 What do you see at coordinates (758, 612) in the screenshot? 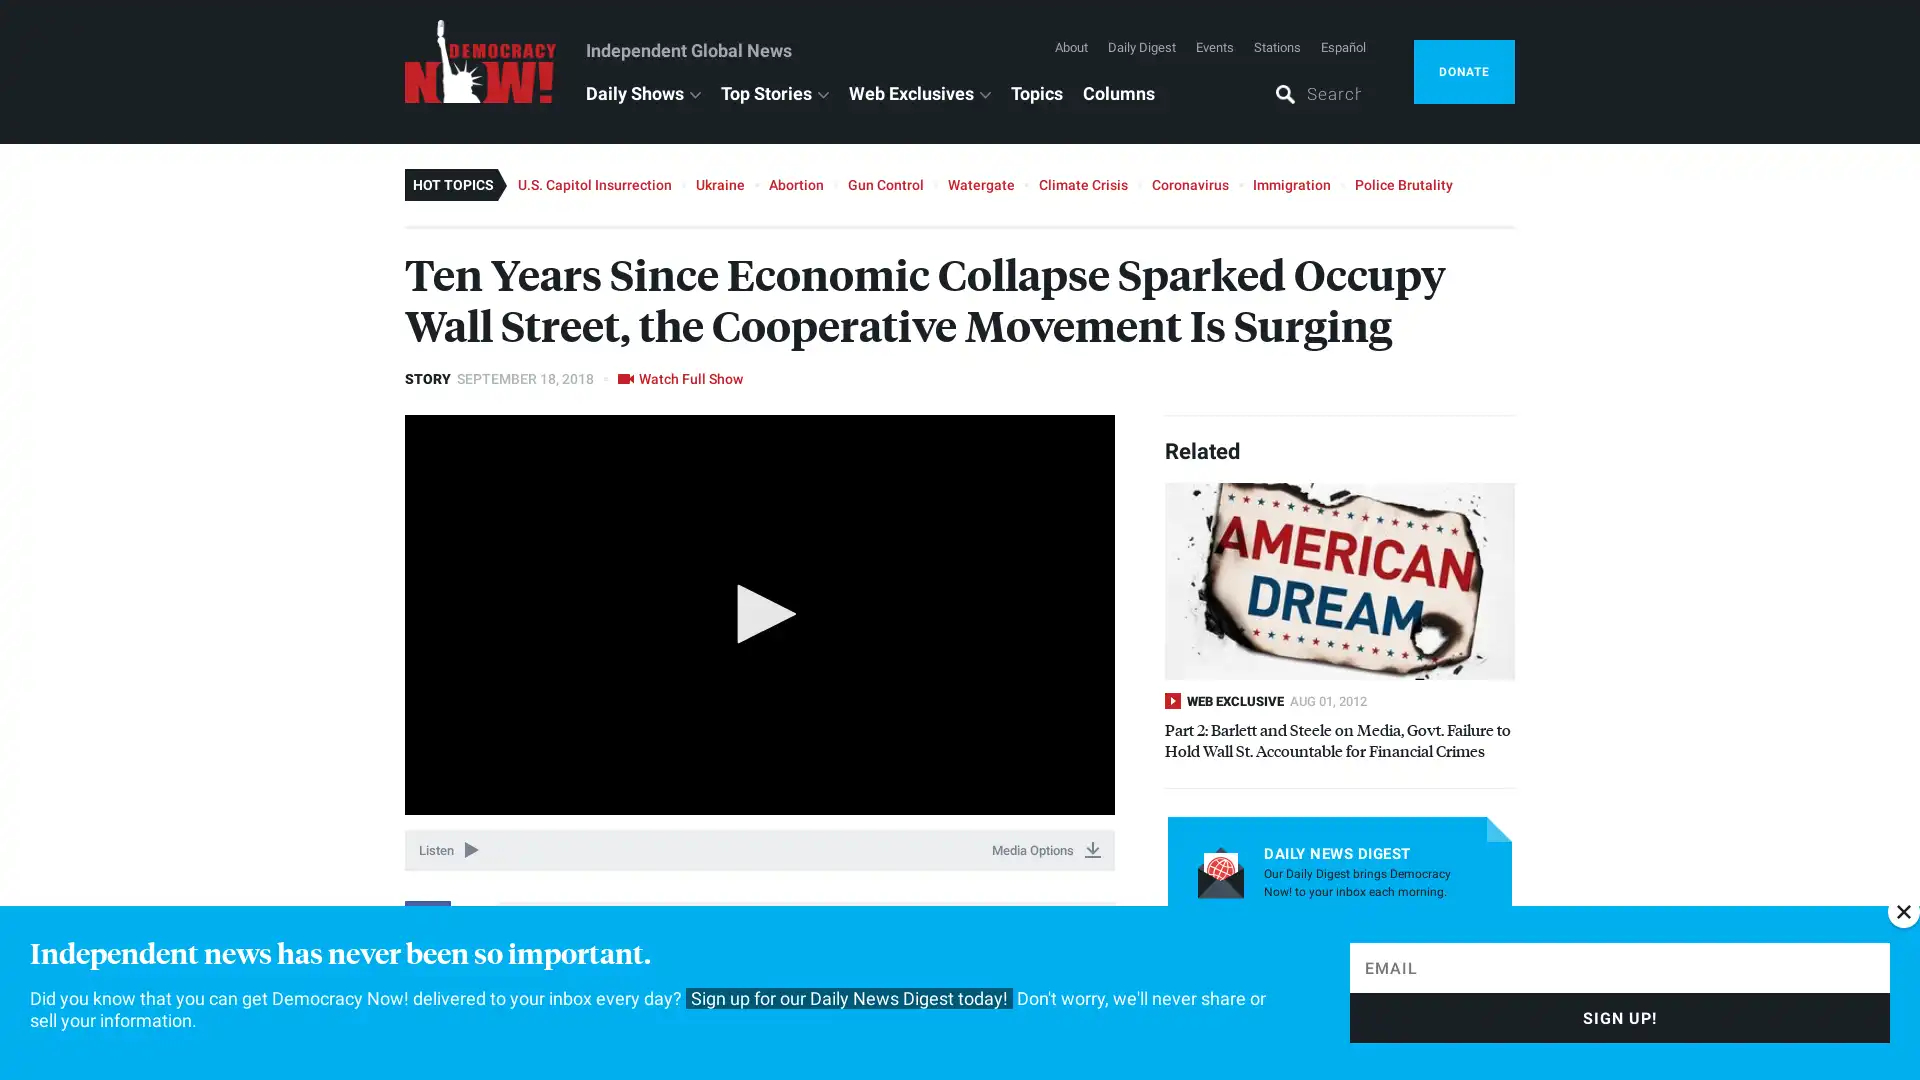
I see `Play` at bounding box center [758, 612].